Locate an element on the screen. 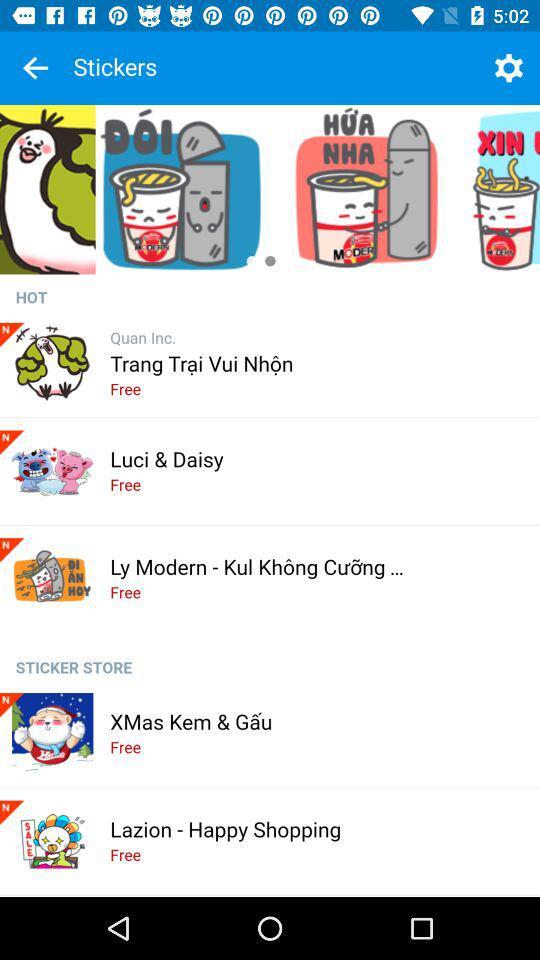 The image size is (540, 960). configurations is located at coordinates (508, 68).